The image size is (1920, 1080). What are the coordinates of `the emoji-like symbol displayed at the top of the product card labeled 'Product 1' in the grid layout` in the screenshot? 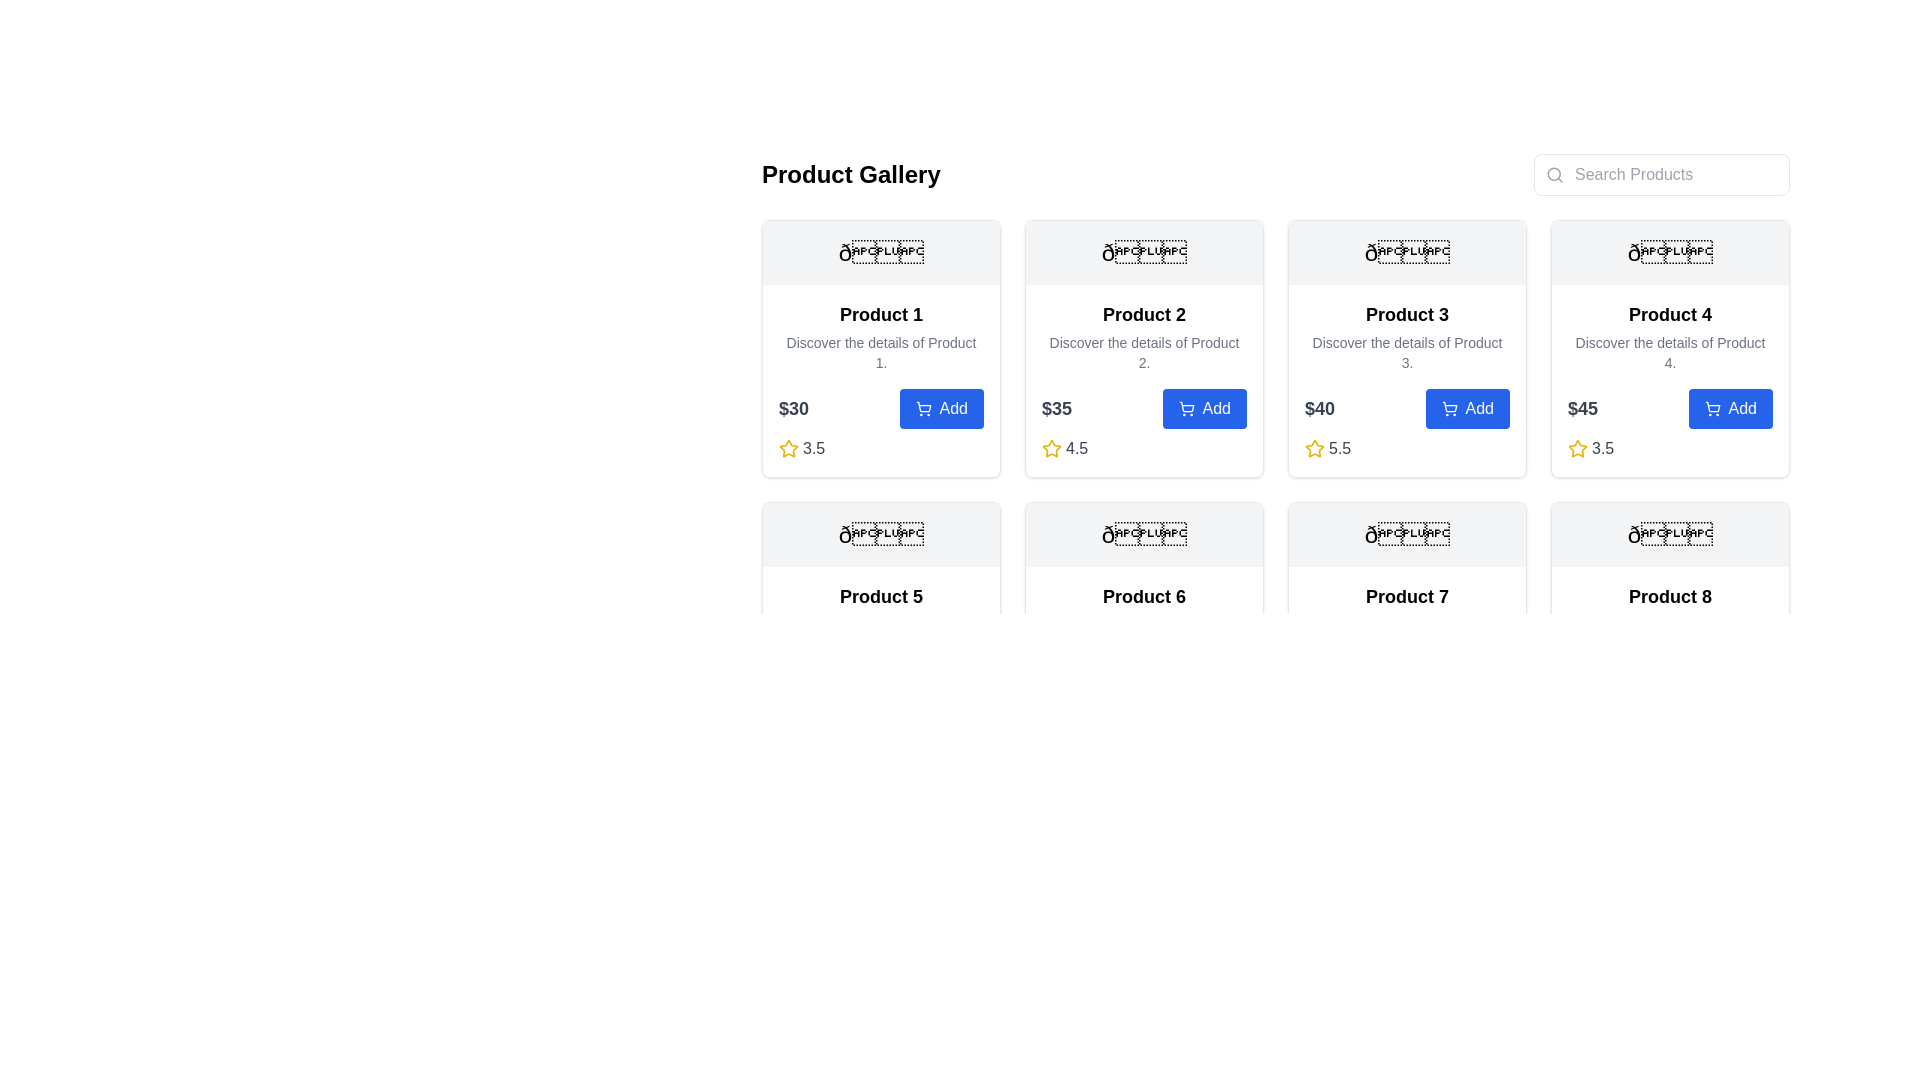 It's located at (880, 252).